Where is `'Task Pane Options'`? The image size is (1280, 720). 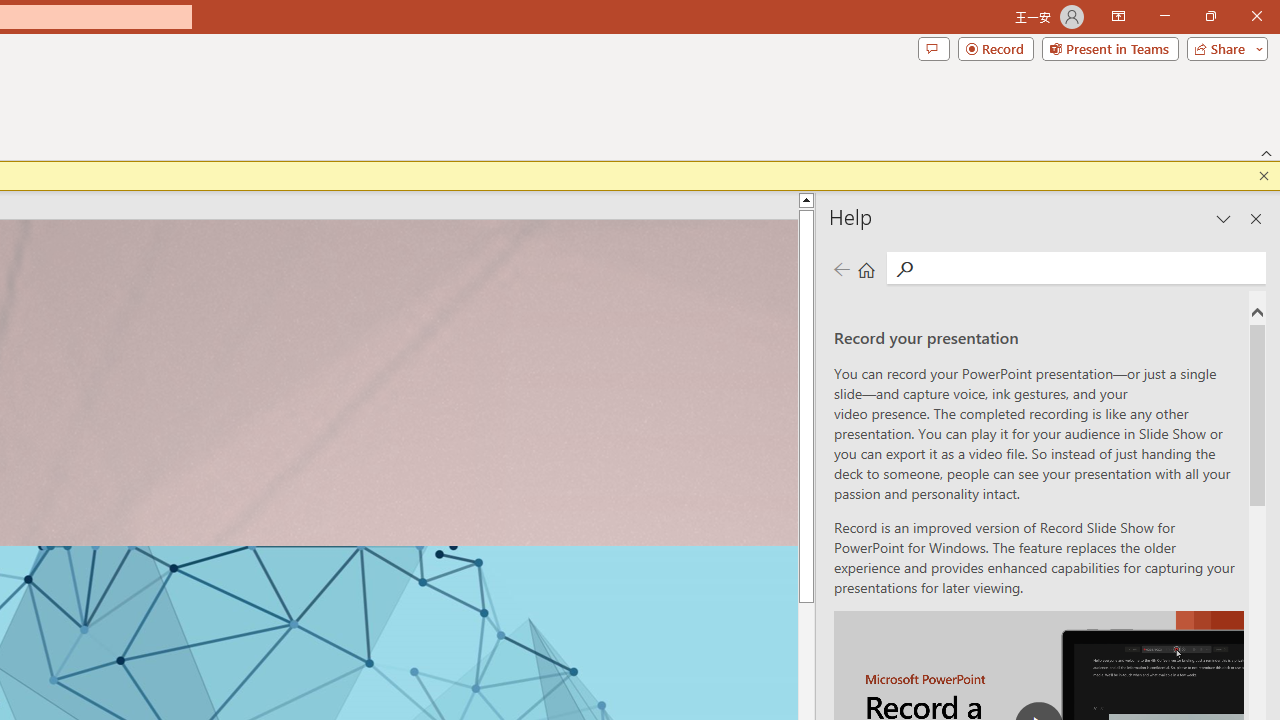
'Task Pane Options' is located at coordinates (1223, 219).